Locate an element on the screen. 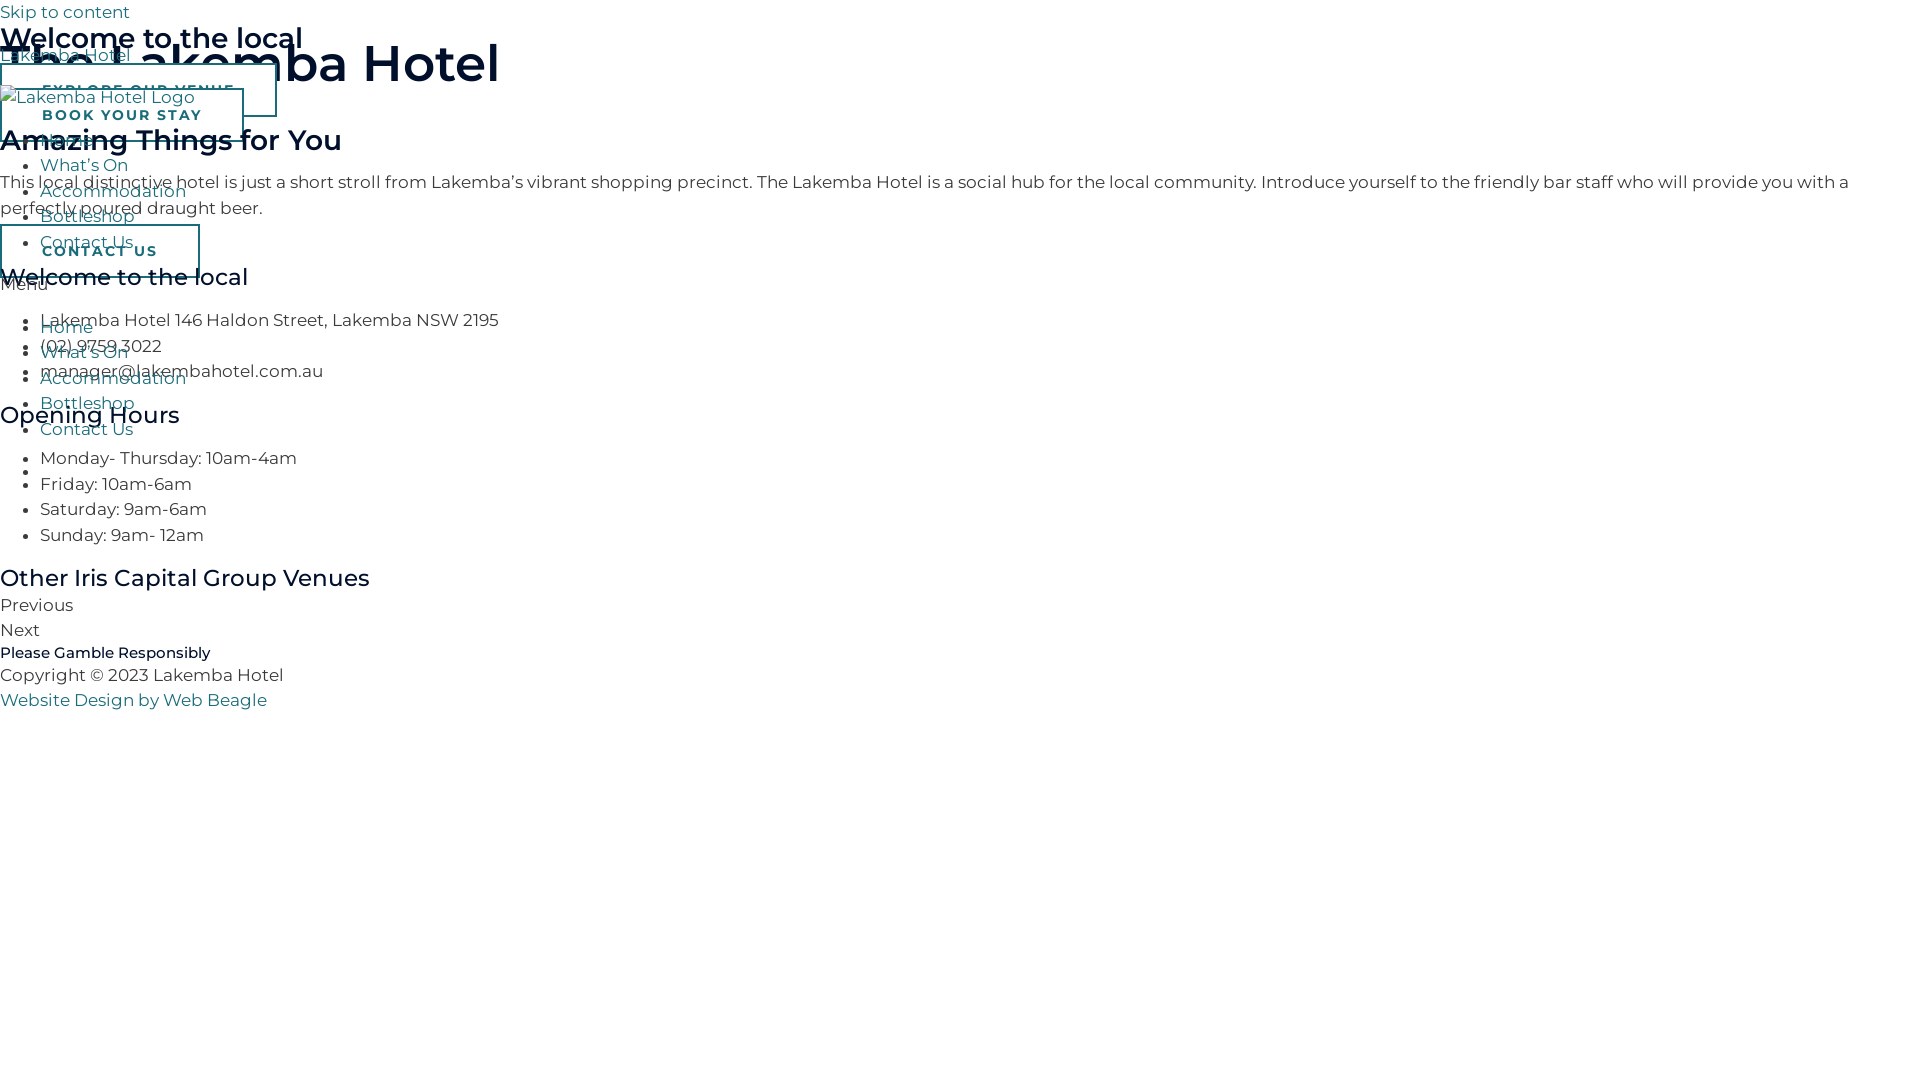 This screenshot has width=1920, height=1080. 'BOOK YOUR STAY' is located at coordinates (120, 115).